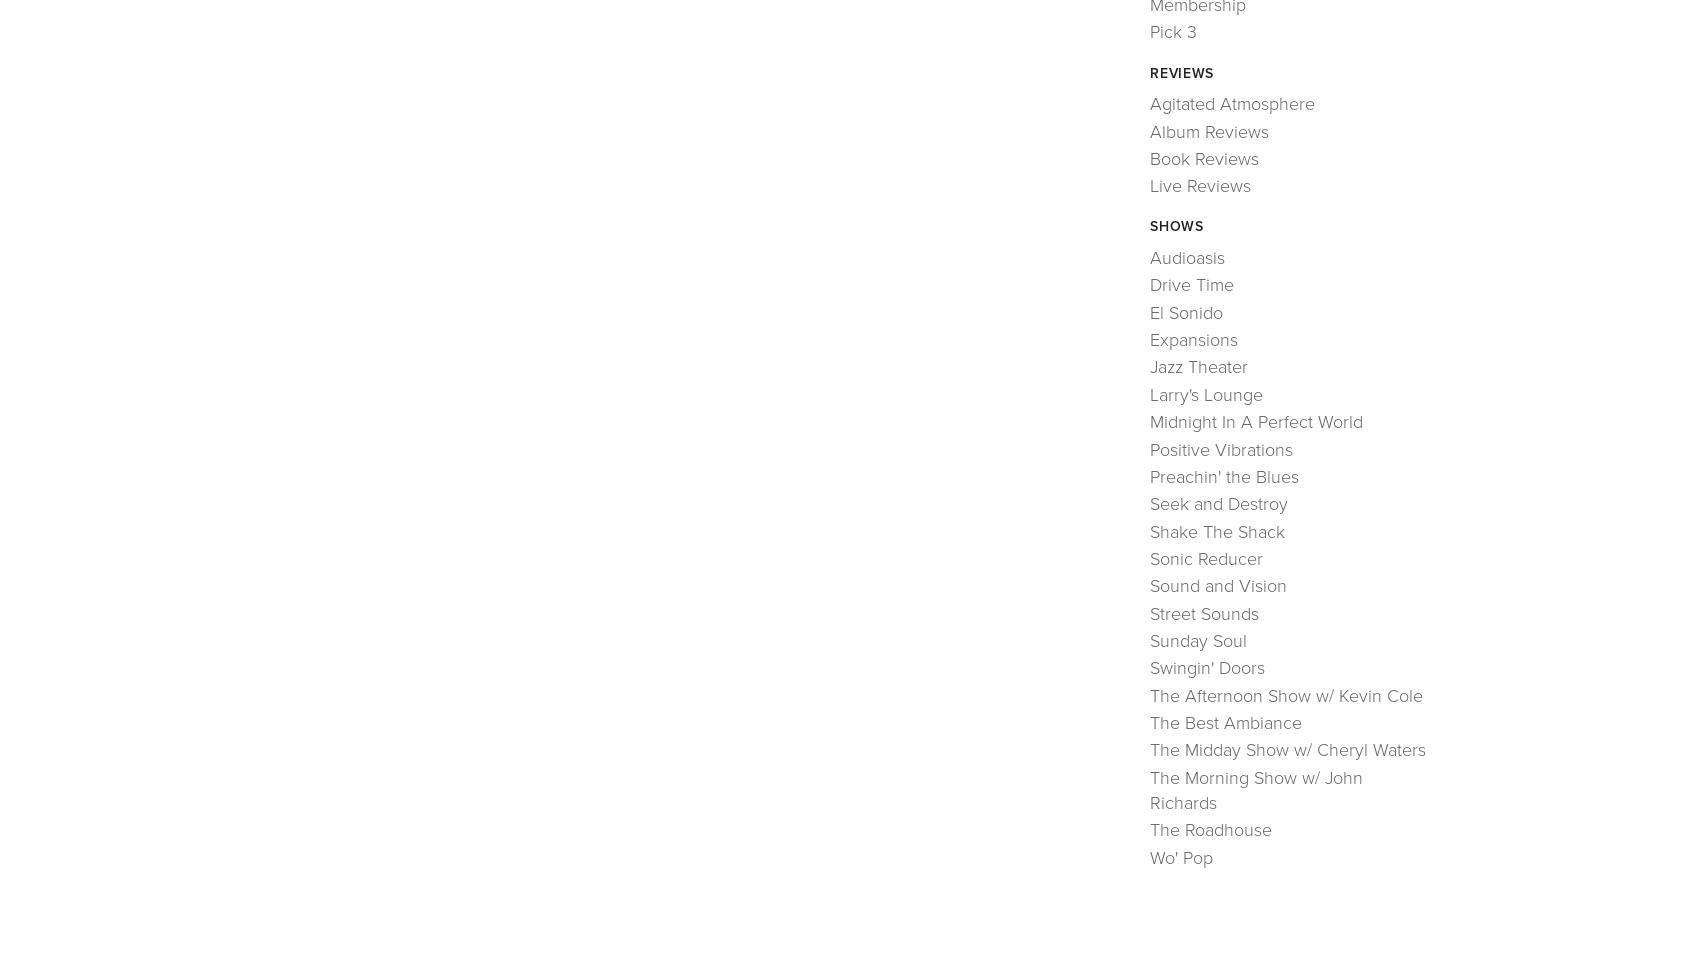  What do you see at coordinates (1149, 857) in the screenshot?
I see `'Wo' Pop'` at bounding box center [1149, 857].